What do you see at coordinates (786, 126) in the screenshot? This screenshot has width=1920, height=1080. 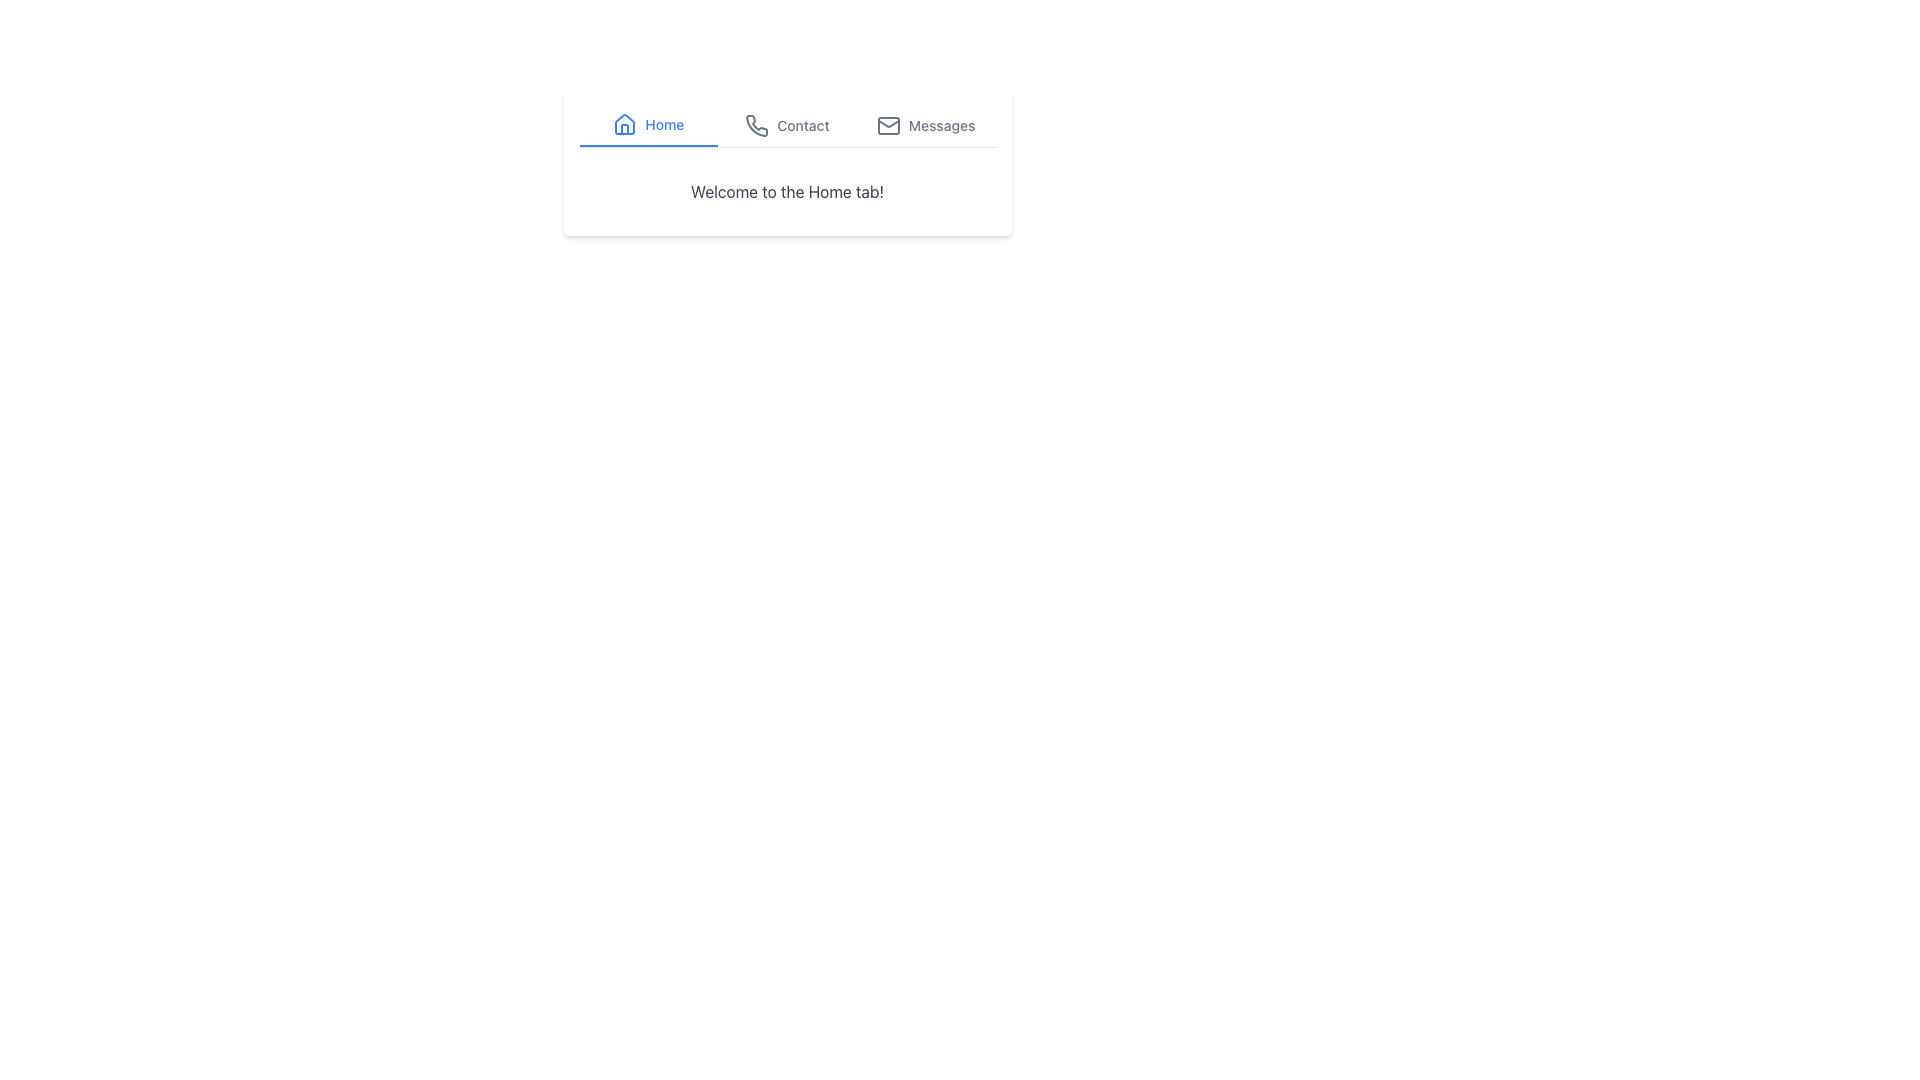 I see `the 'Contact' navigation button, which is the second item in the horizontal navigation menu located at the top of the interface` at bounding box center [786, 126].